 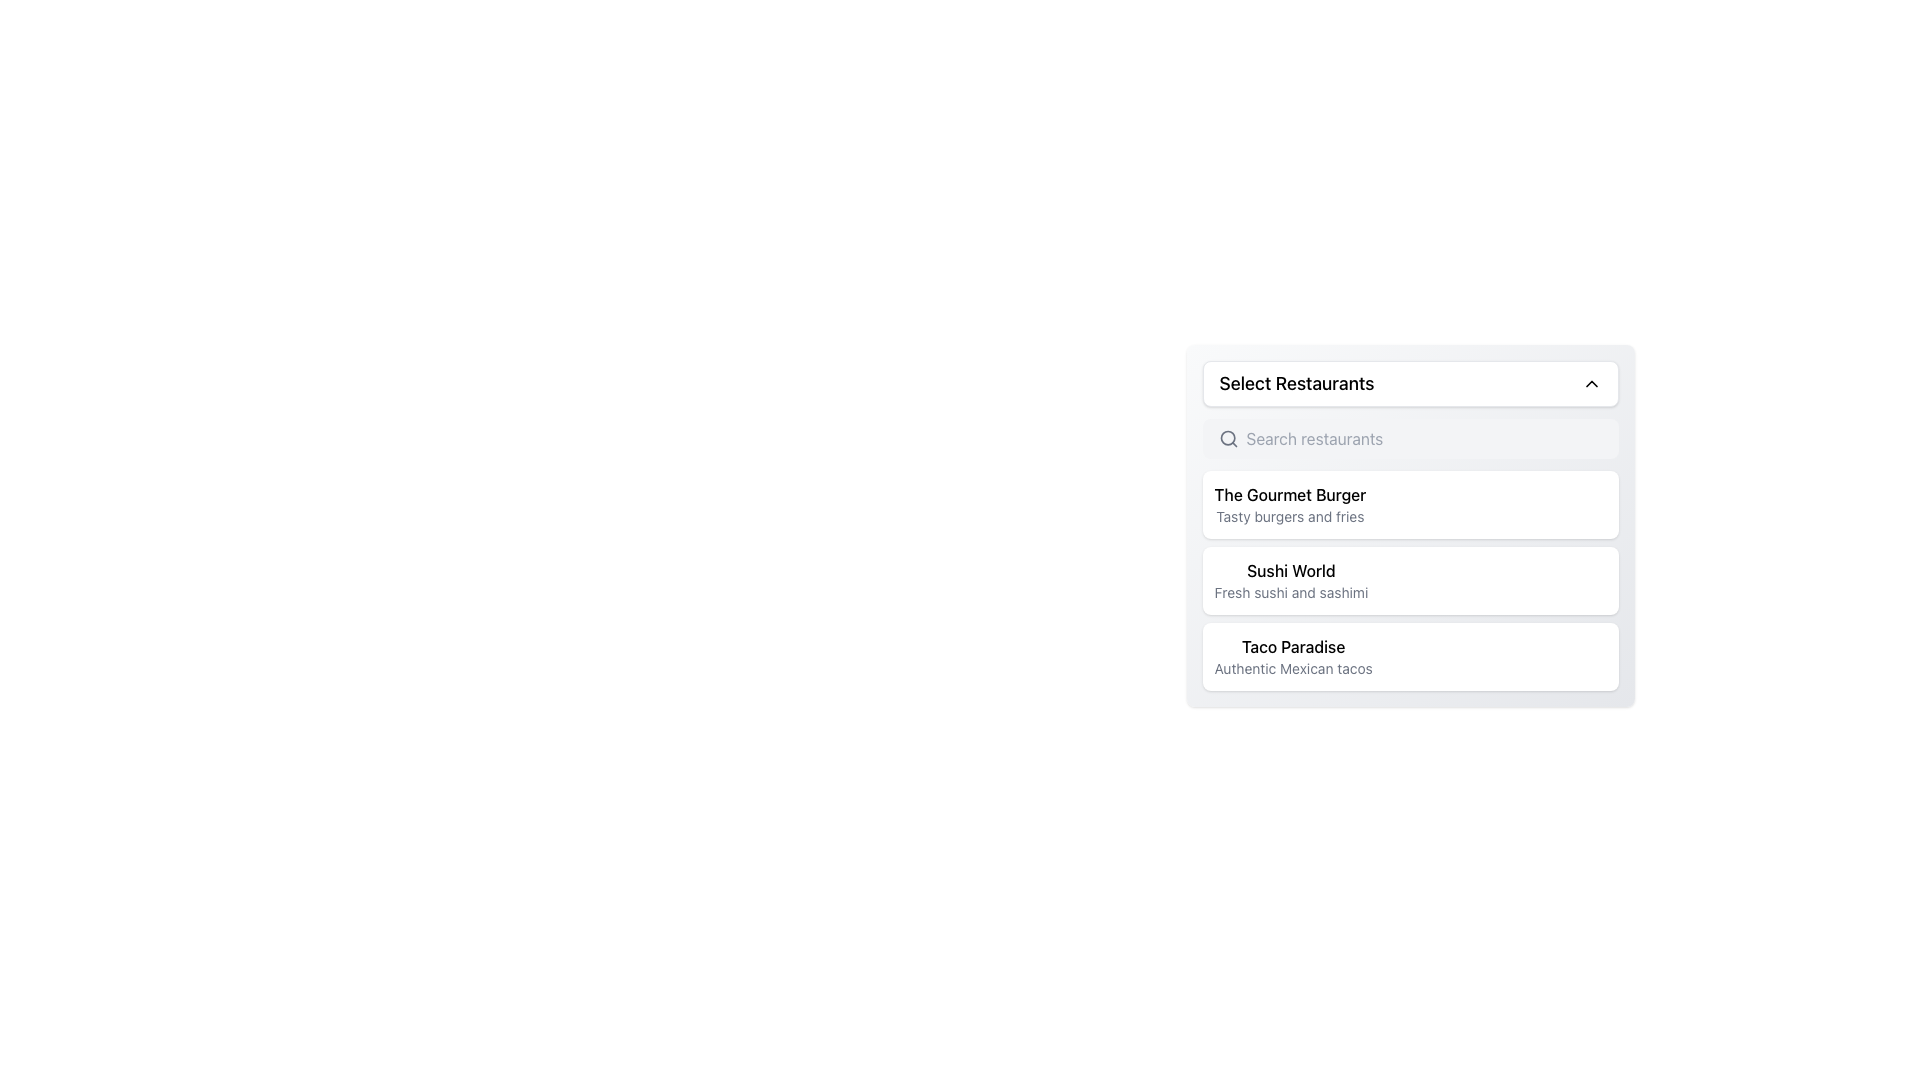 What do you see at coordinates (1227, 438) in the screenshot?
I see `the search icon located to the left of the 'Search restaurants' input field in the 'Select Restaurants' dropdown menu` at bounding box center [1227, 438].